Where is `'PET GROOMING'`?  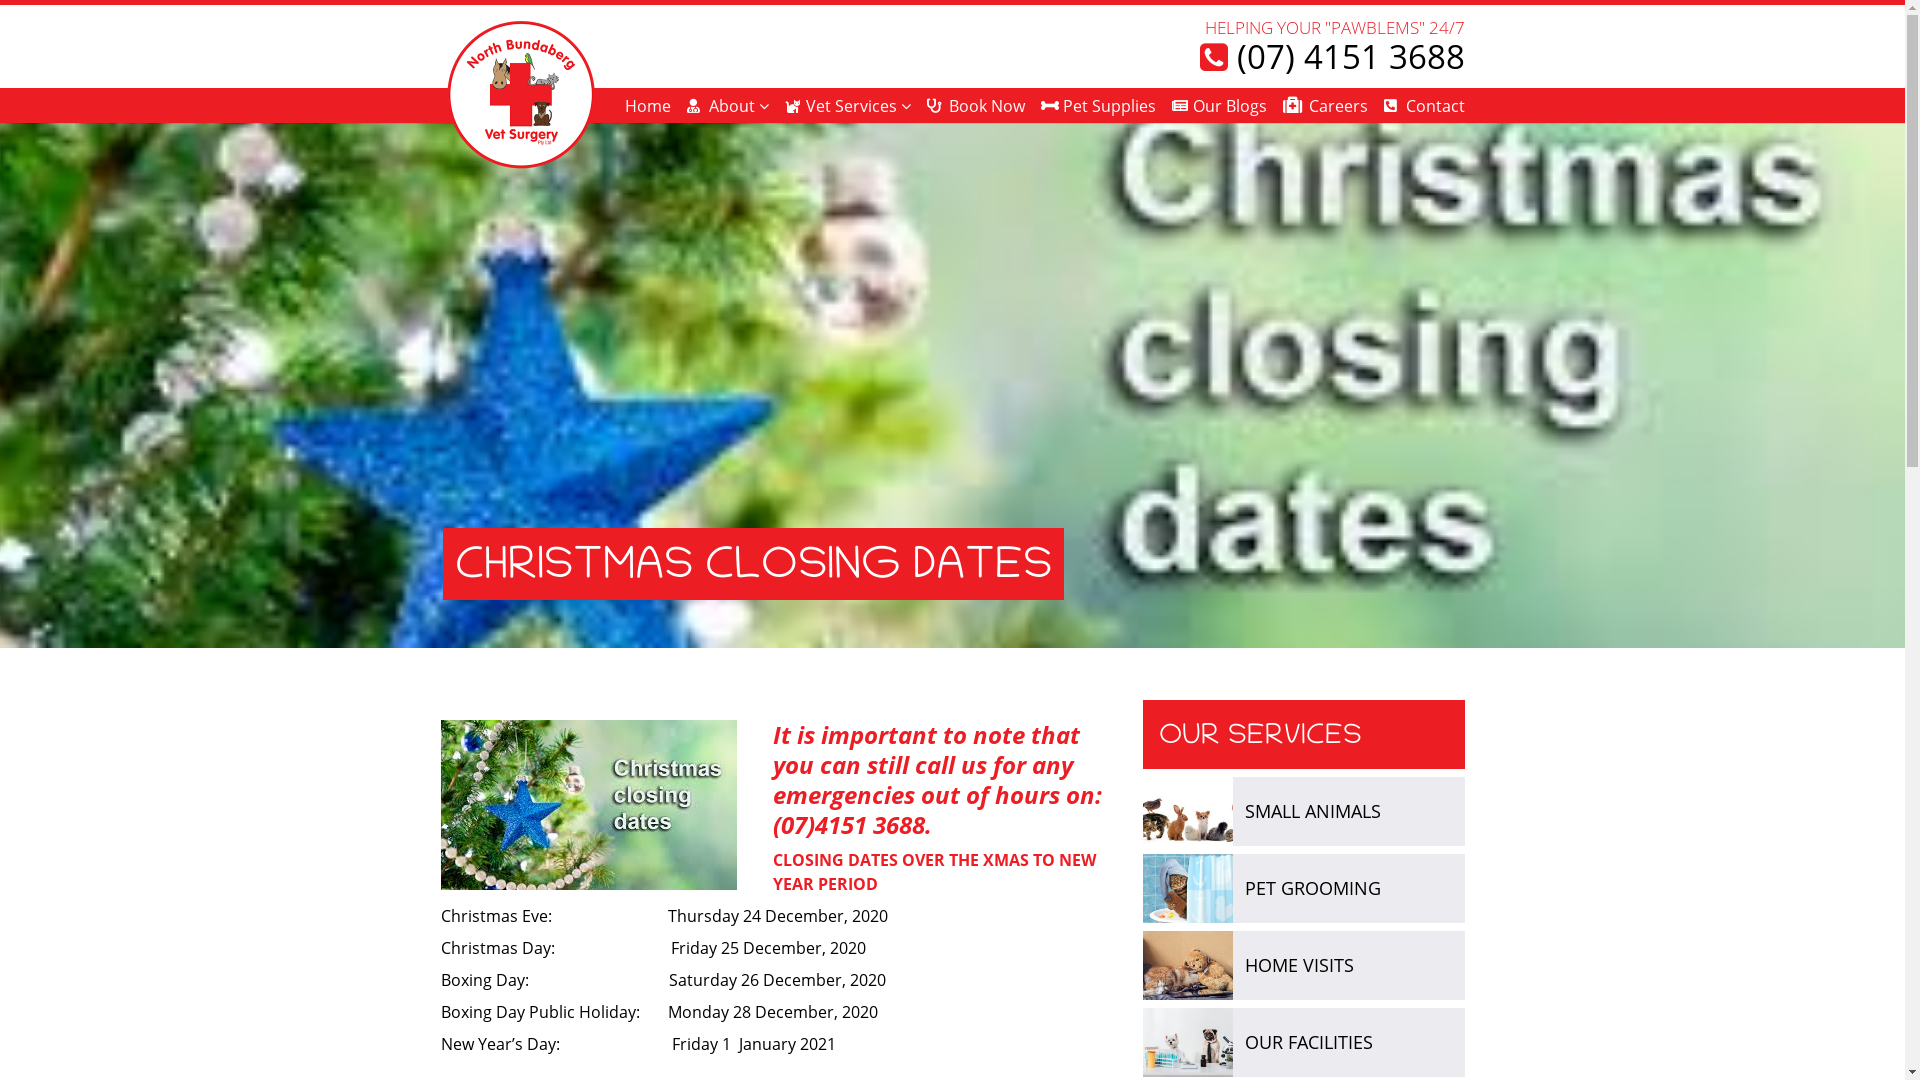 'PET GROOMING' is located at coordinates (1313, 886).